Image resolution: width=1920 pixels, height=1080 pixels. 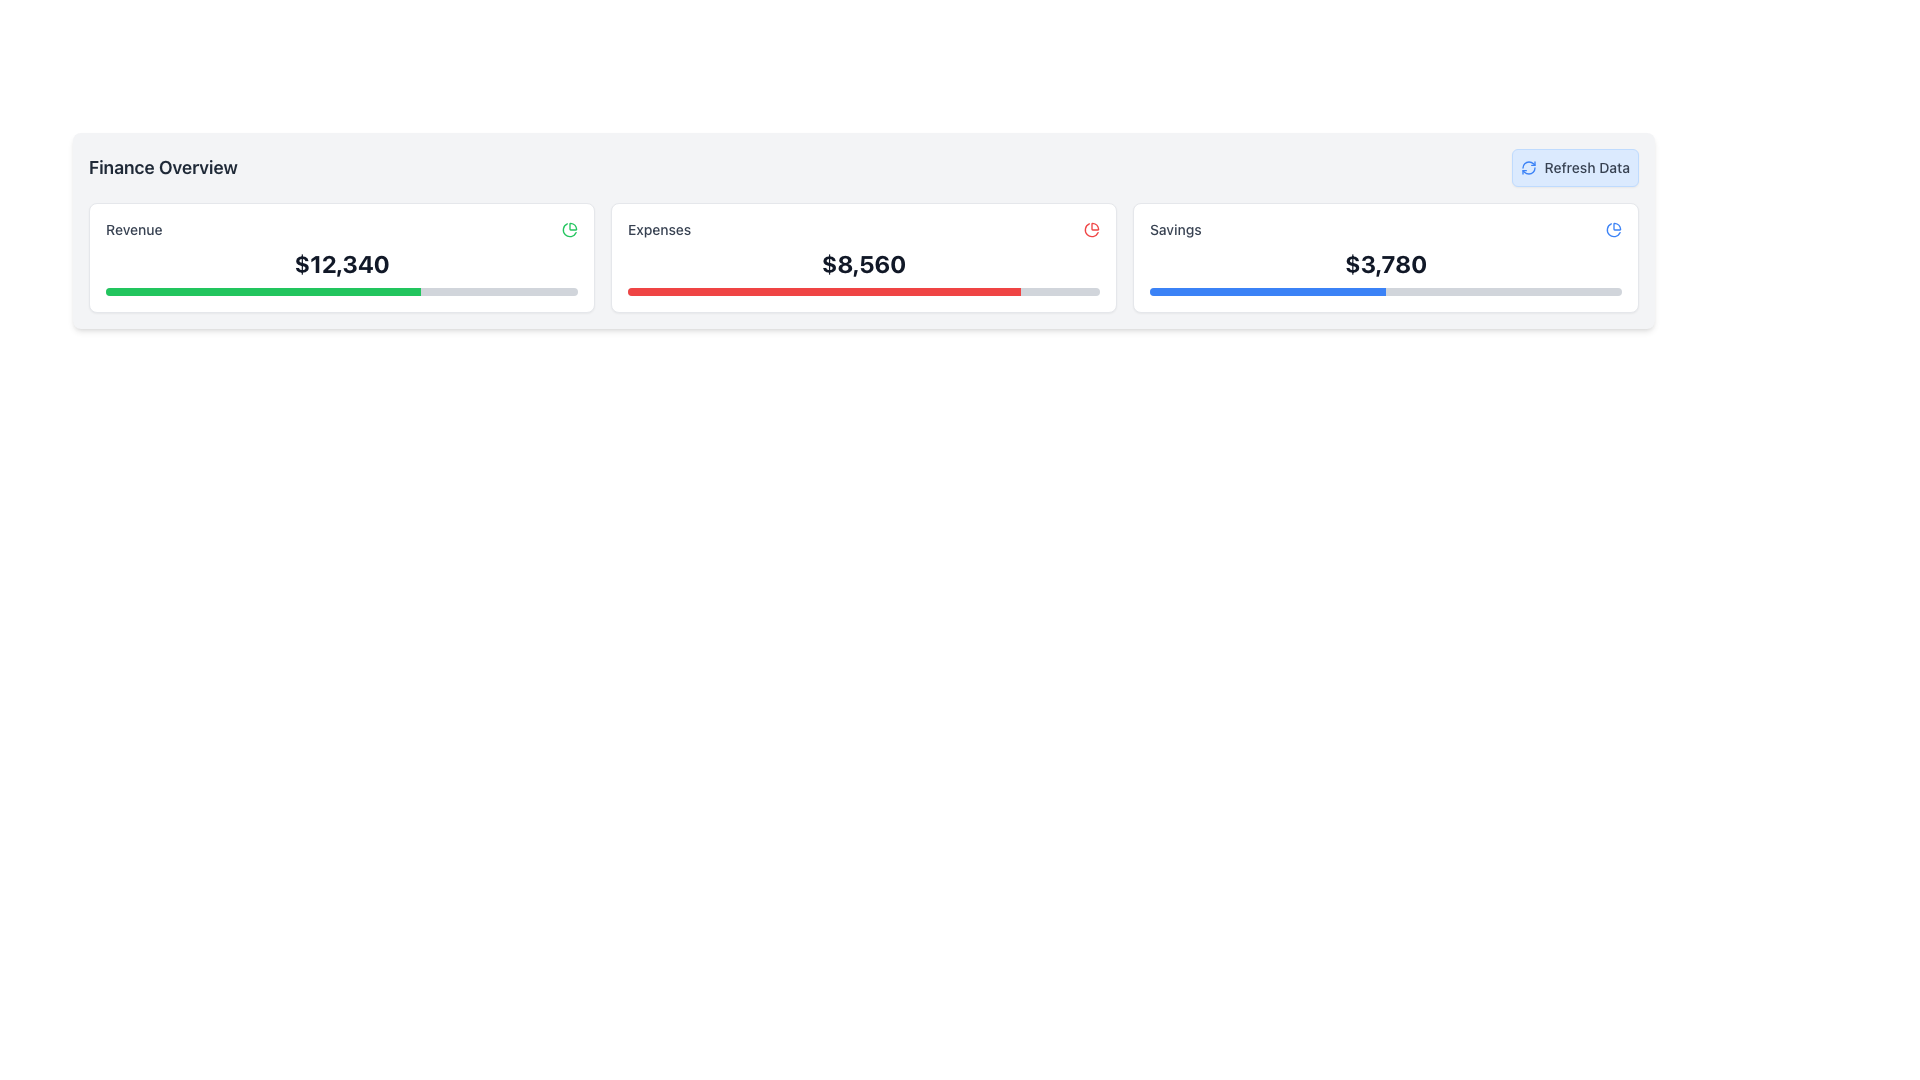 I want to click on the refresh icon located in the 'Refresh Data' button at the top-right corner of the interface, so click(x=1527, y=167).